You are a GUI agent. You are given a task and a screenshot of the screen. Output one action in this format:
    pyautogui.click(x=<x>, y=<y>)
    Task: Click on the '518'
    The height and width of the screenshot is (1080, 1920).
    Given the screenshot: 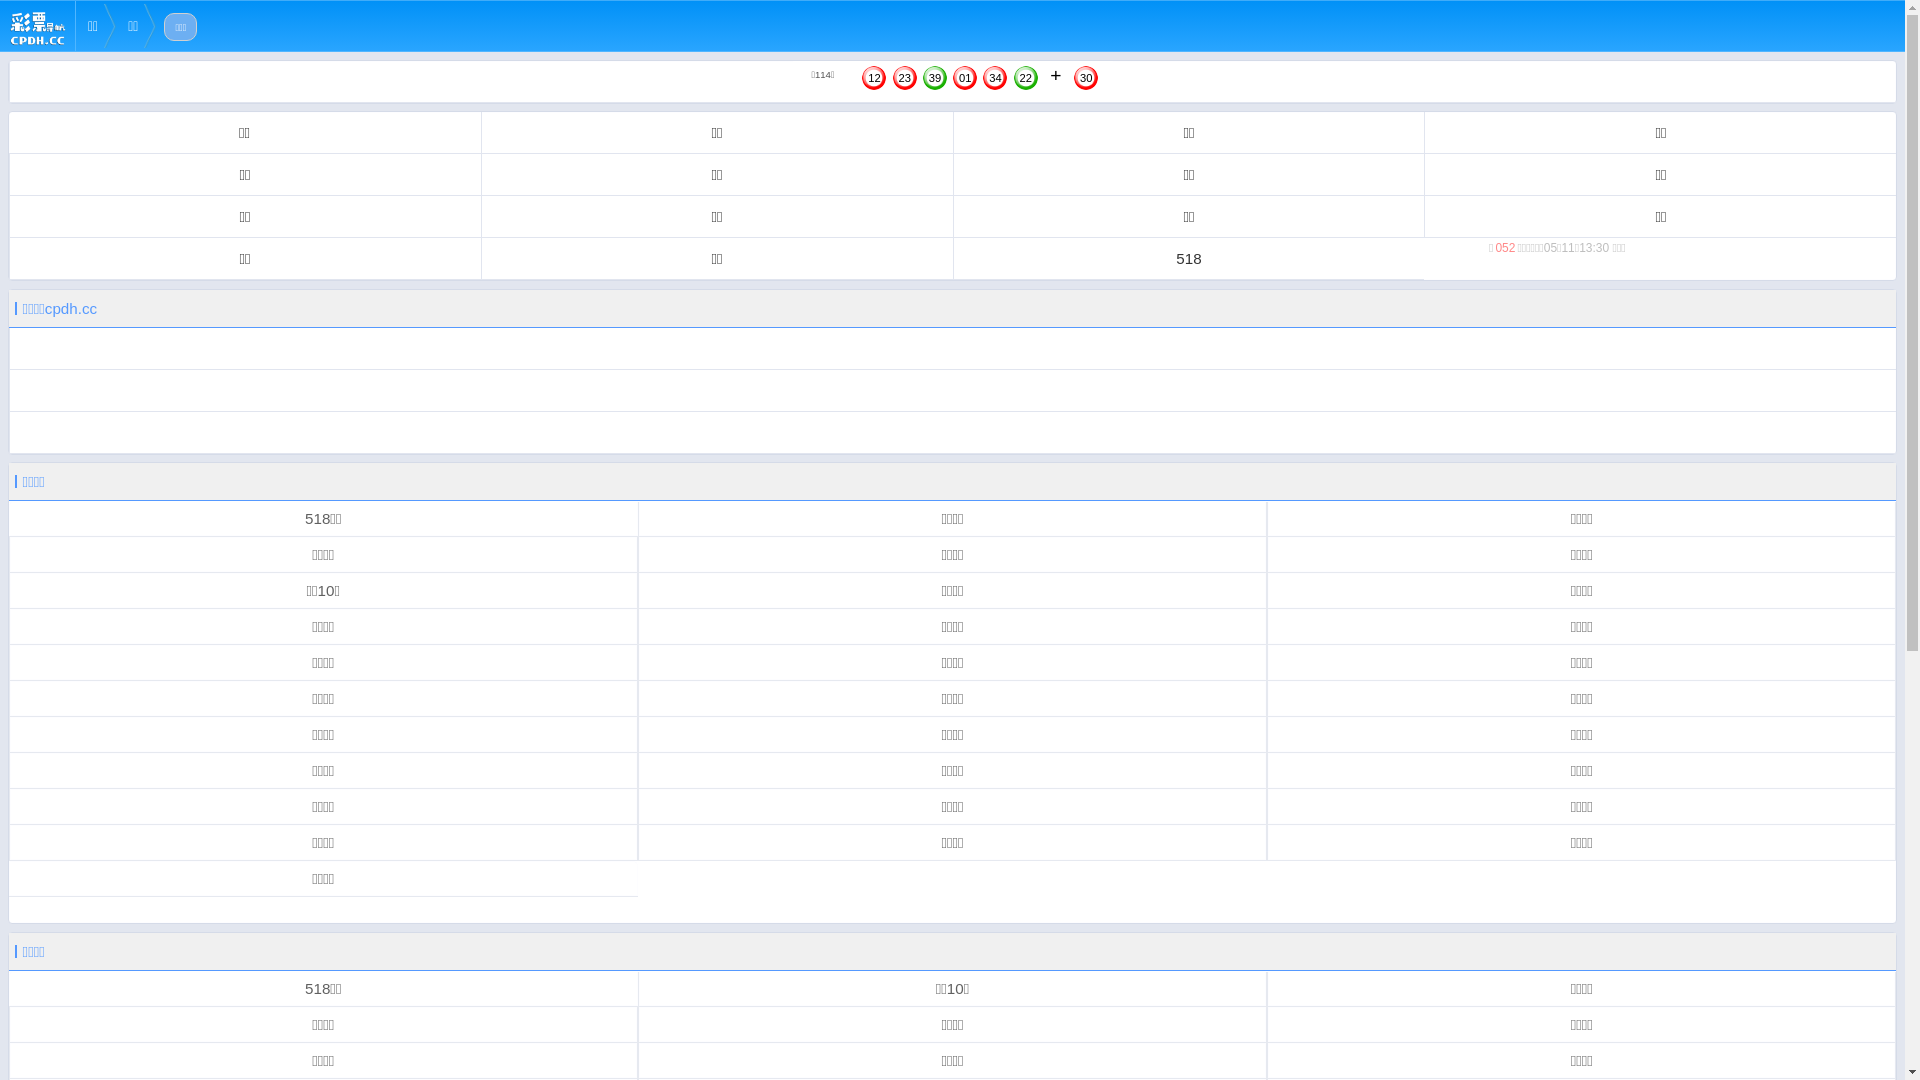 What is the action you would take?
    pyautogui.click(x=1188, y=257)
    